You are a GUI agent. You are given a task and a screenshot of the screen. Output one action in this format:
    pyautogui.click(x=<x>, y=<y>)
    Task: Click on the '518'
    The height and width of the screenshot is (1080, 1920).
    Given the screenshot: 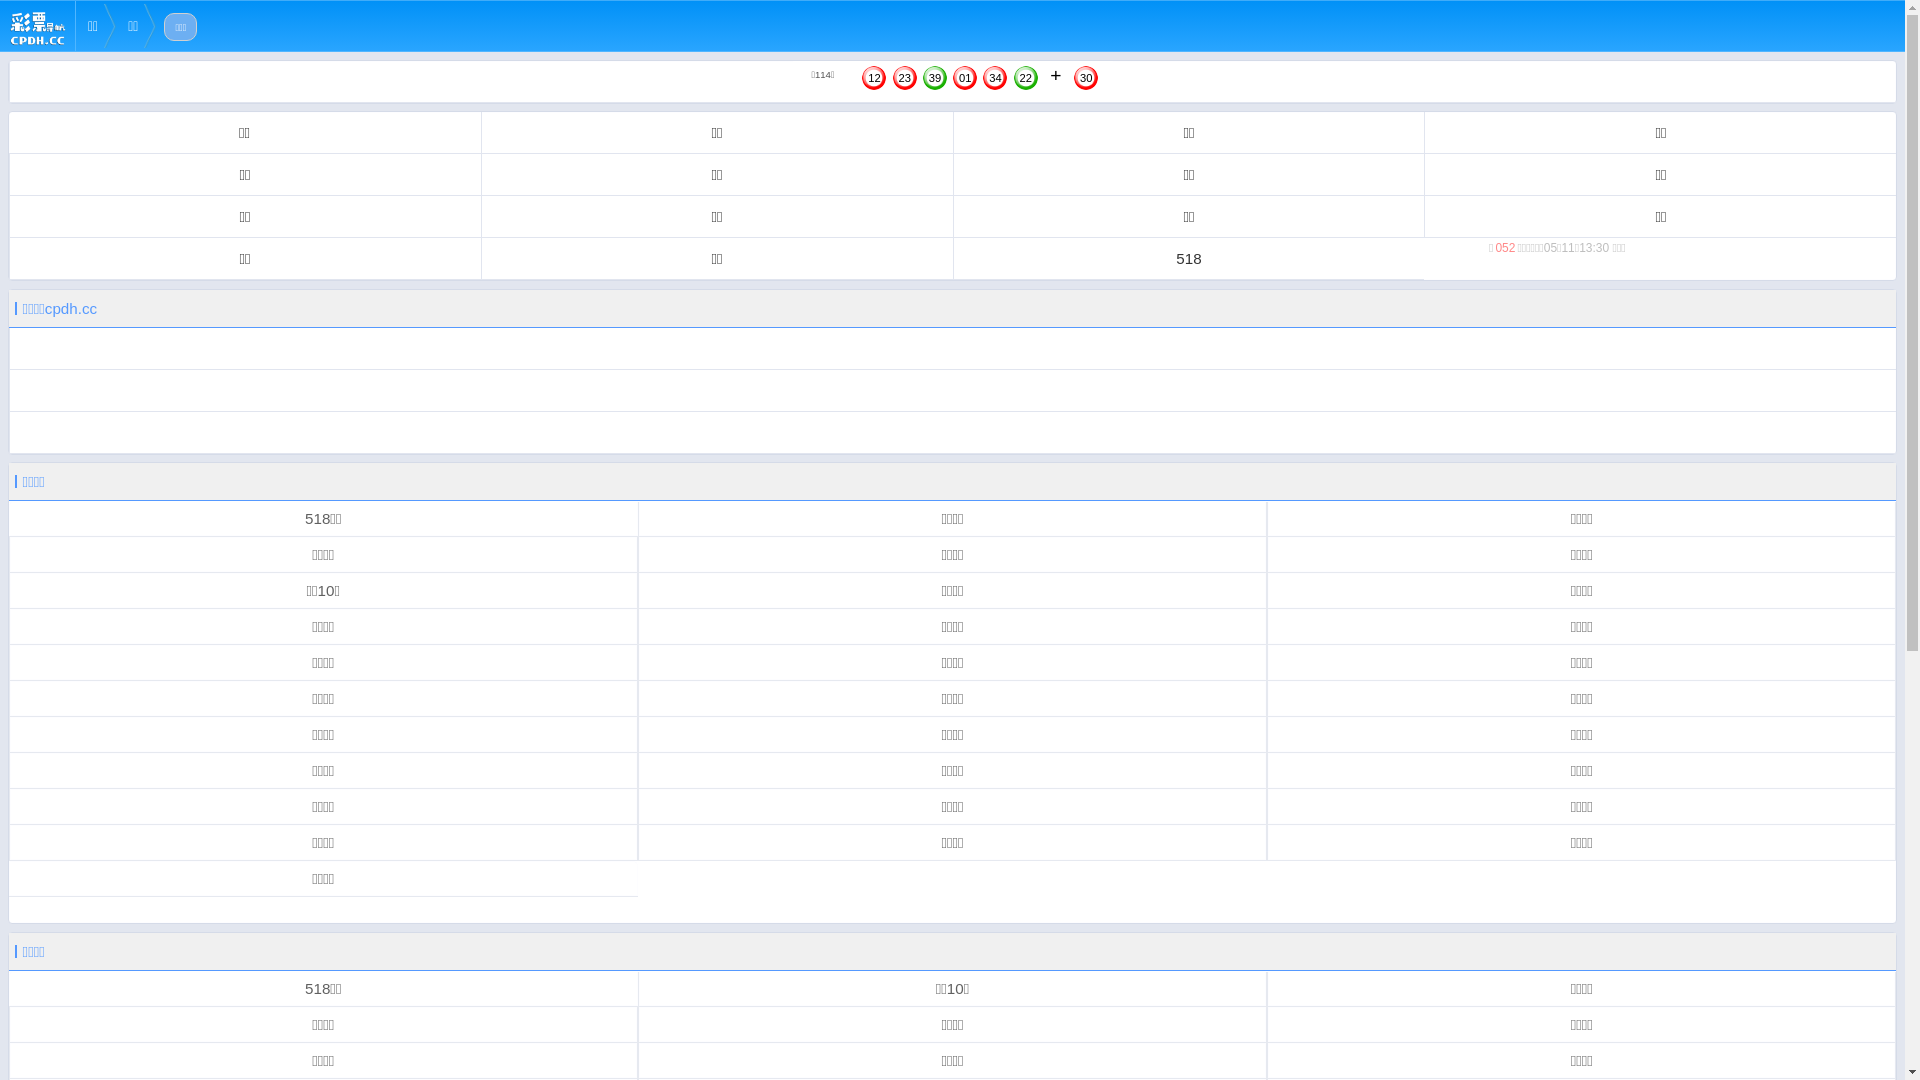 What is the action you would take?
    pyautogui.click(x=1188, y=257)
    